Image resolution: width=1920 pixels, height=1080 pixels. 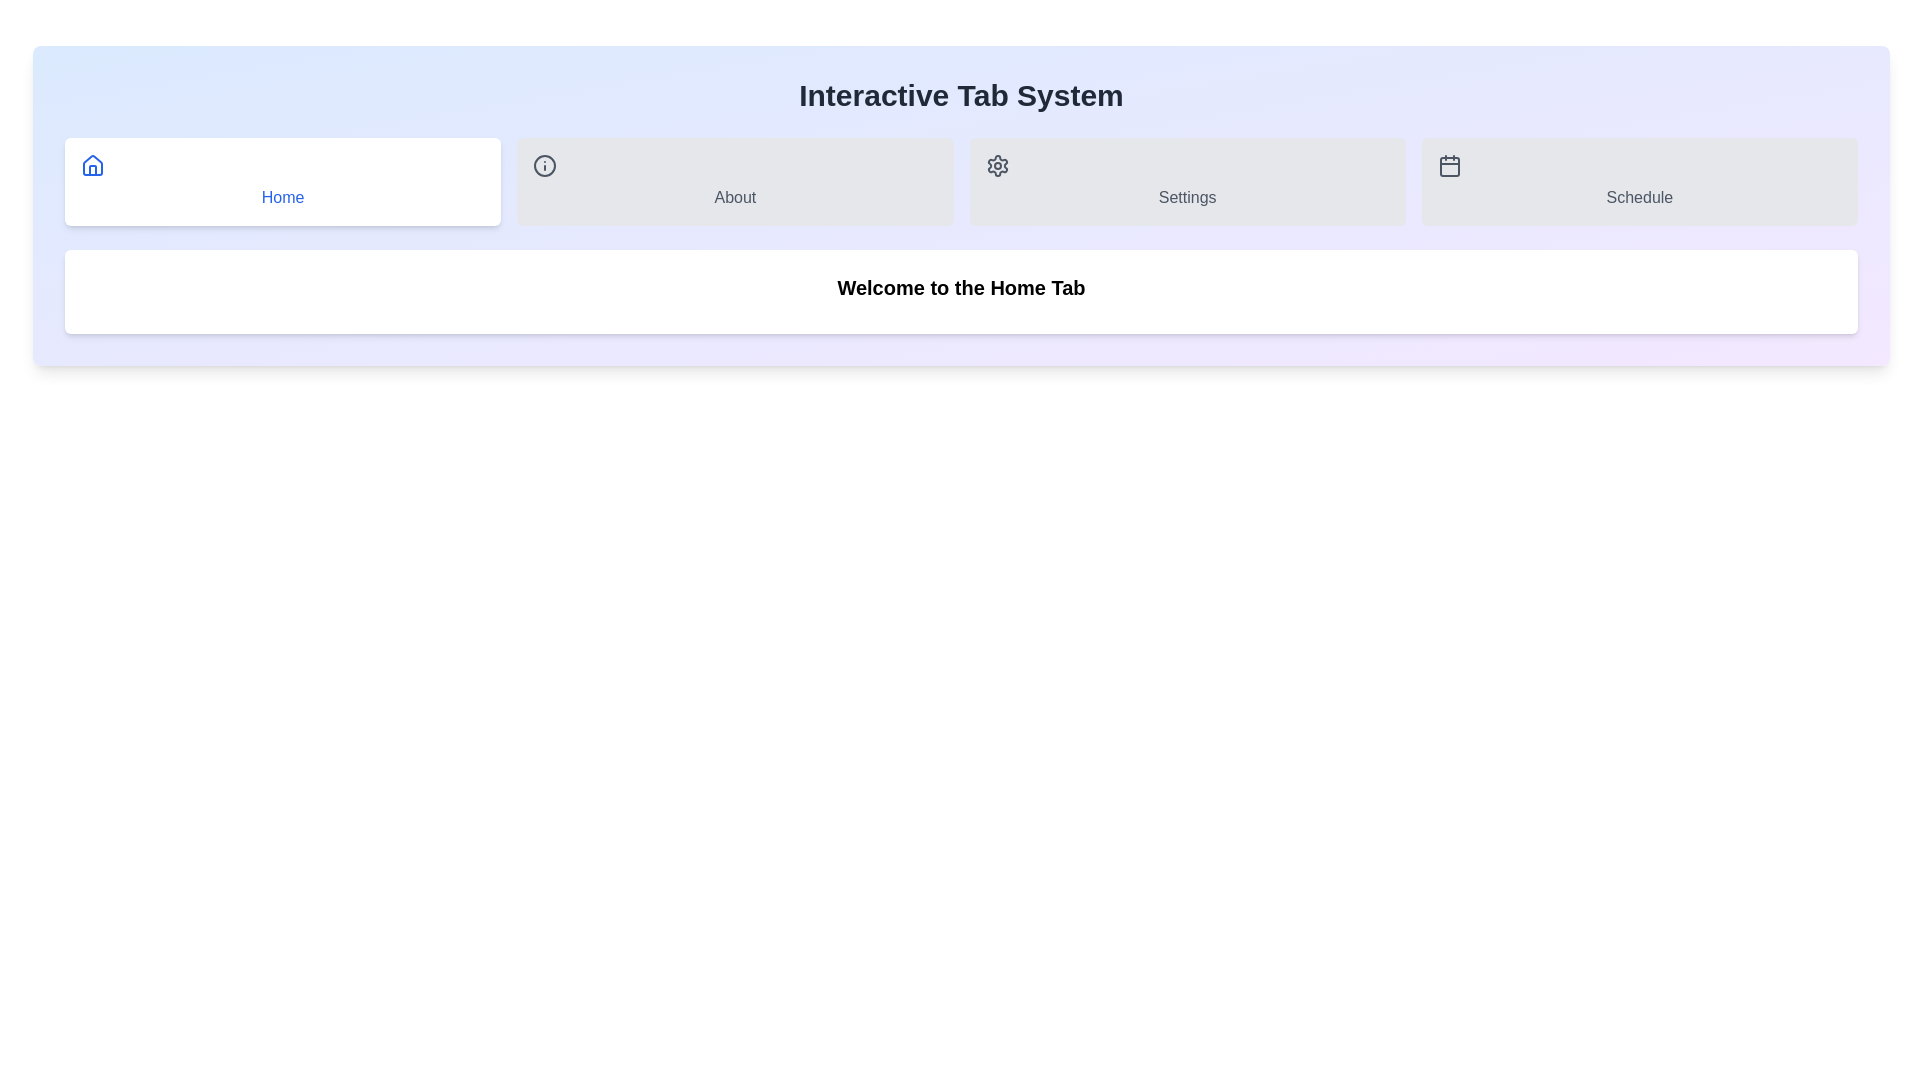 I want to click on the About tab by clicking on its label or icon, so click(x=734, y=181).